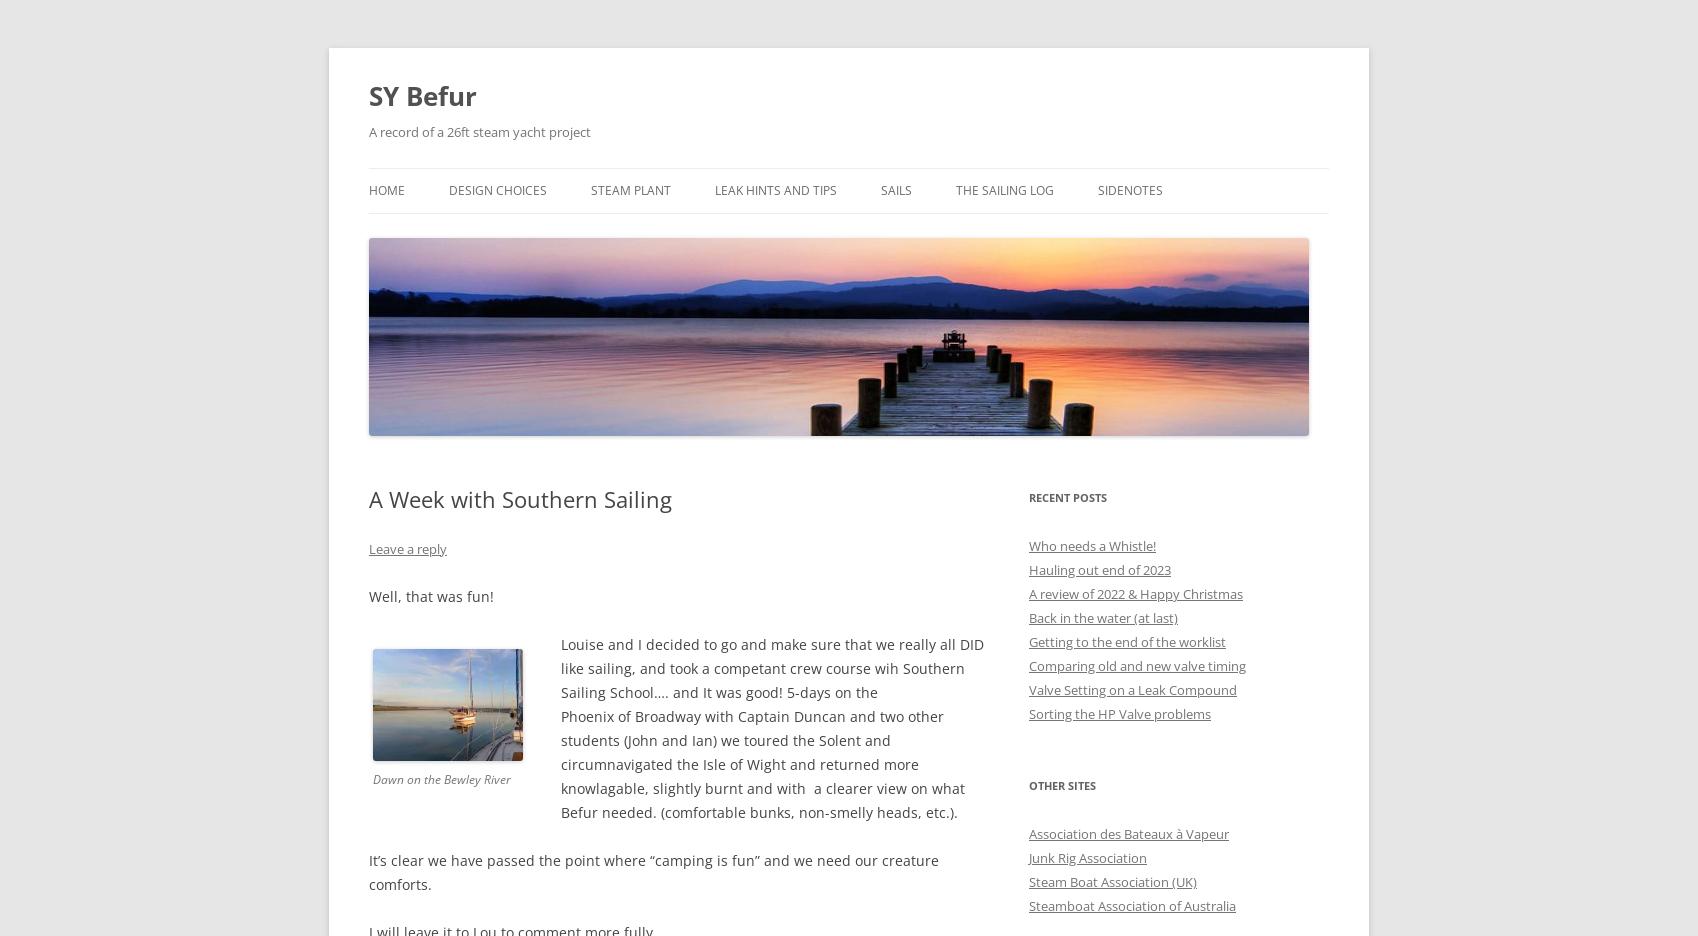  What do you see at coordinates (591, 189) in the screenshot?
I see `'Steam Plant'` at bounding box center [591, 189].